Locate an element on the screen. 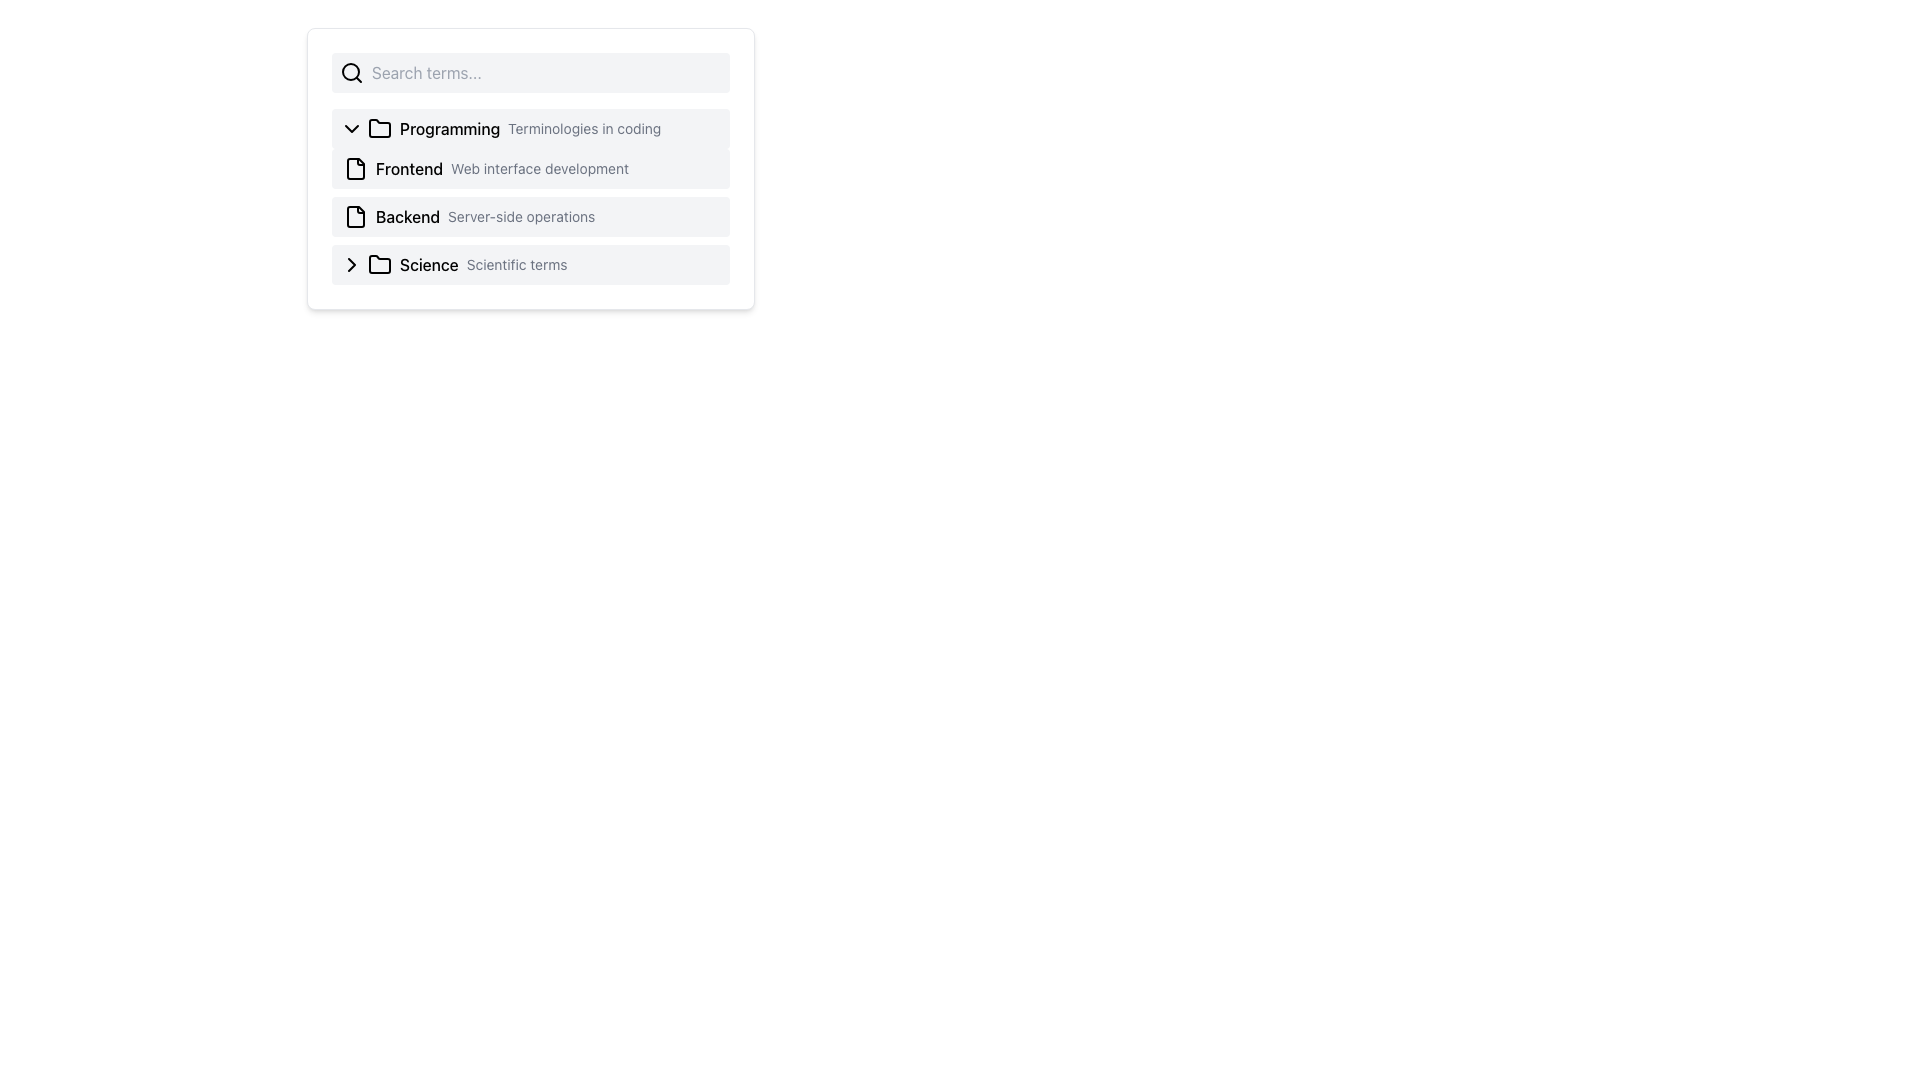 Image resolution: width=1920 pixels, height=1080 pixels. the search icon located at the far left end of the search bar, preceding the placeholder text 'Search terms...' is located at coordinates (351, 72).